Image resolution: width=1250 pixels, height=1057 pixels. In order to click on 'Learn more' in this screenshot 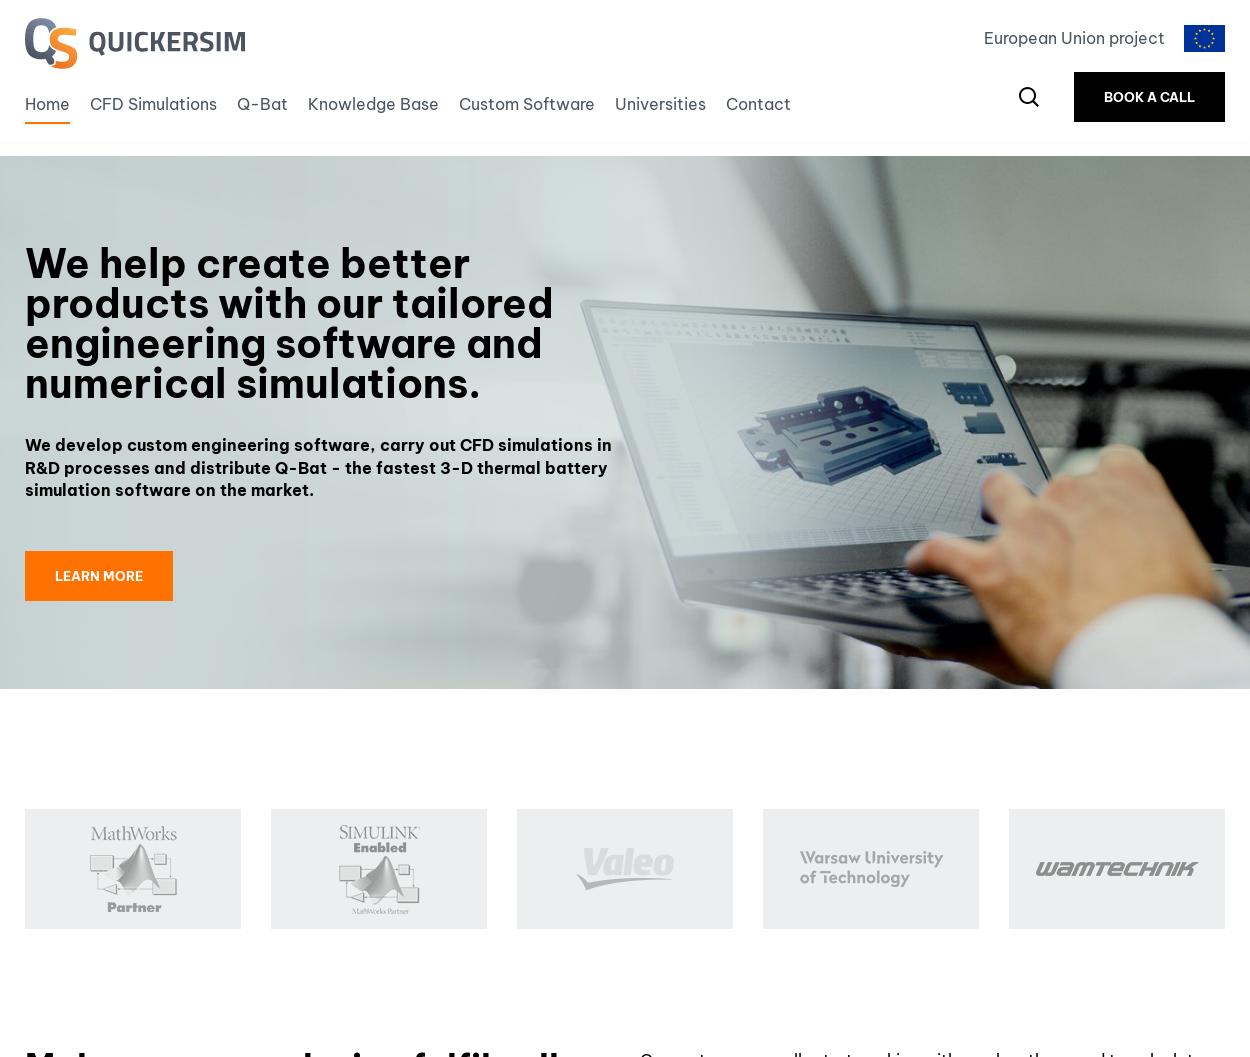, I will do `click(98, 574)`.